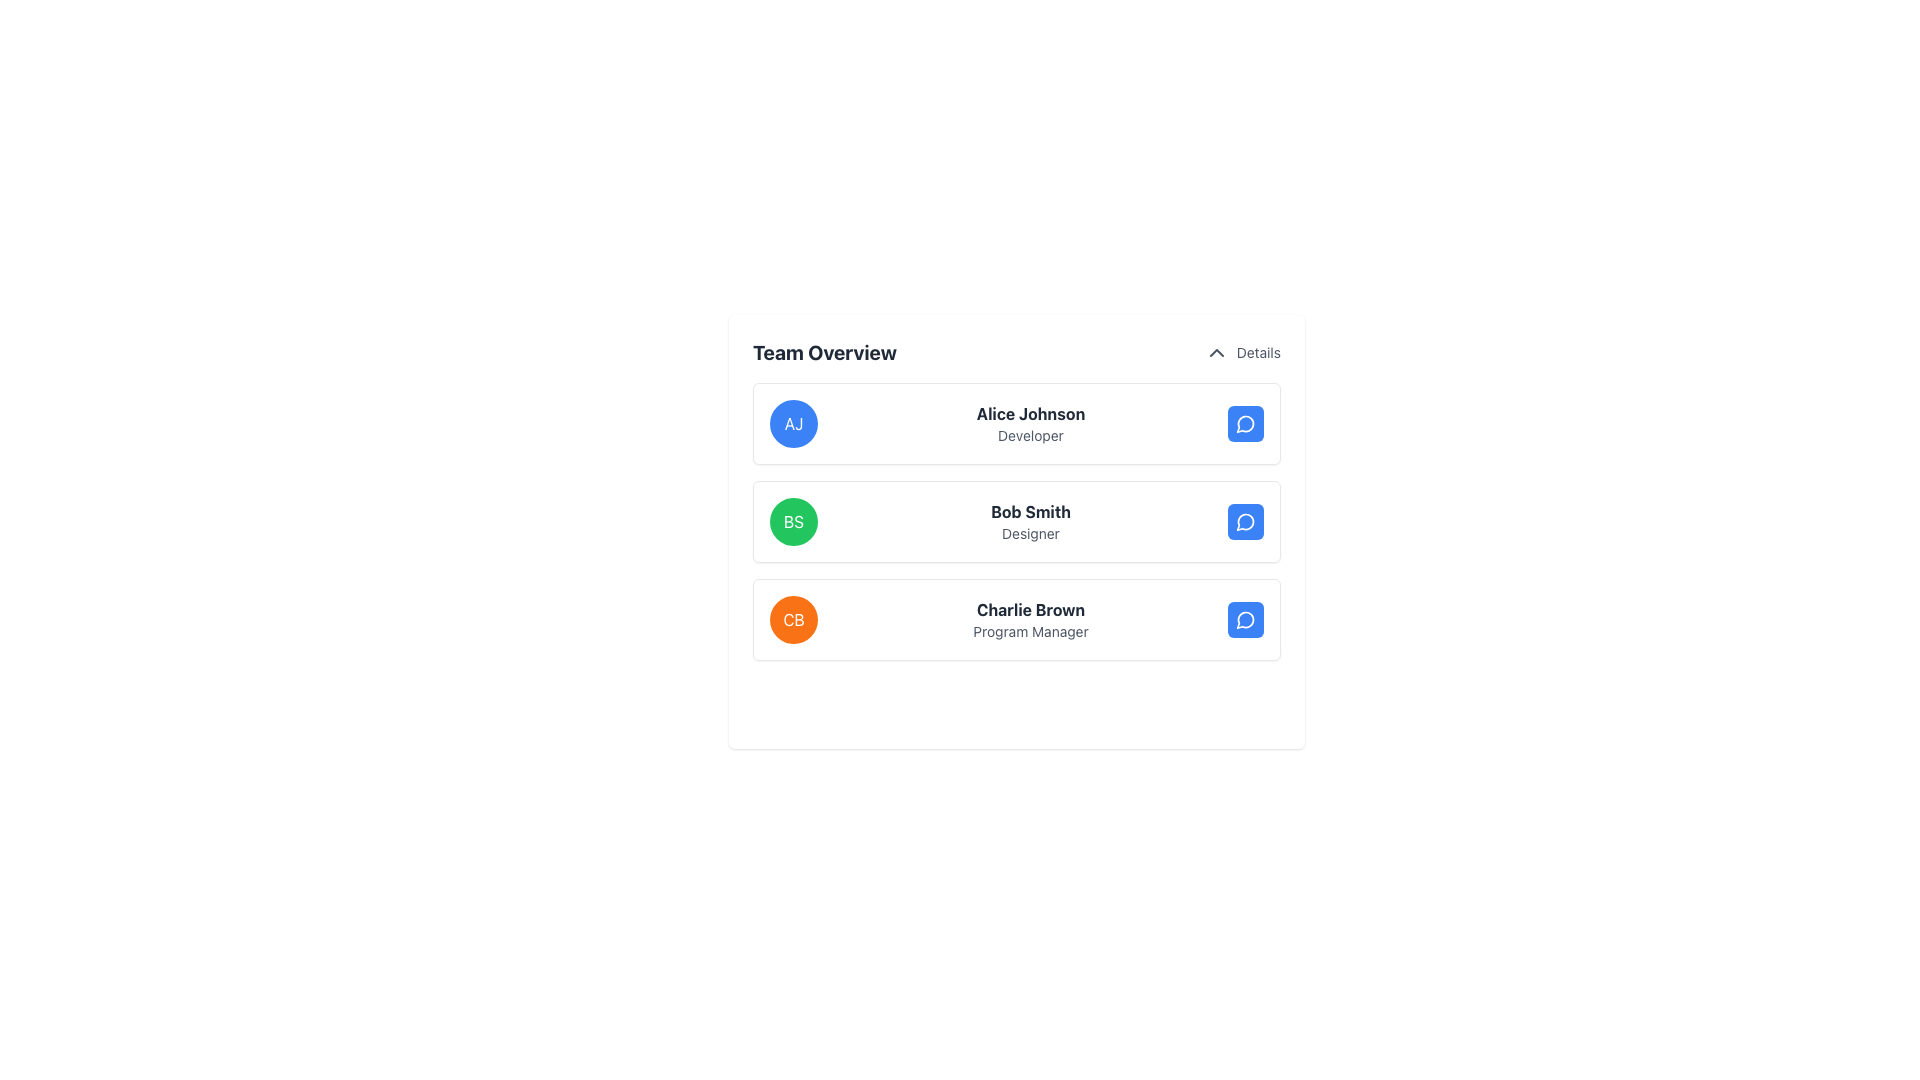 The width and height of the screenshot is (1920, 1080). Describe the element at coordinates (792, 423) in the screenshot. I see `the Avatar icon representing 'Alice Johnson, Developer' located on the left side of the top row of user cards` at that location.